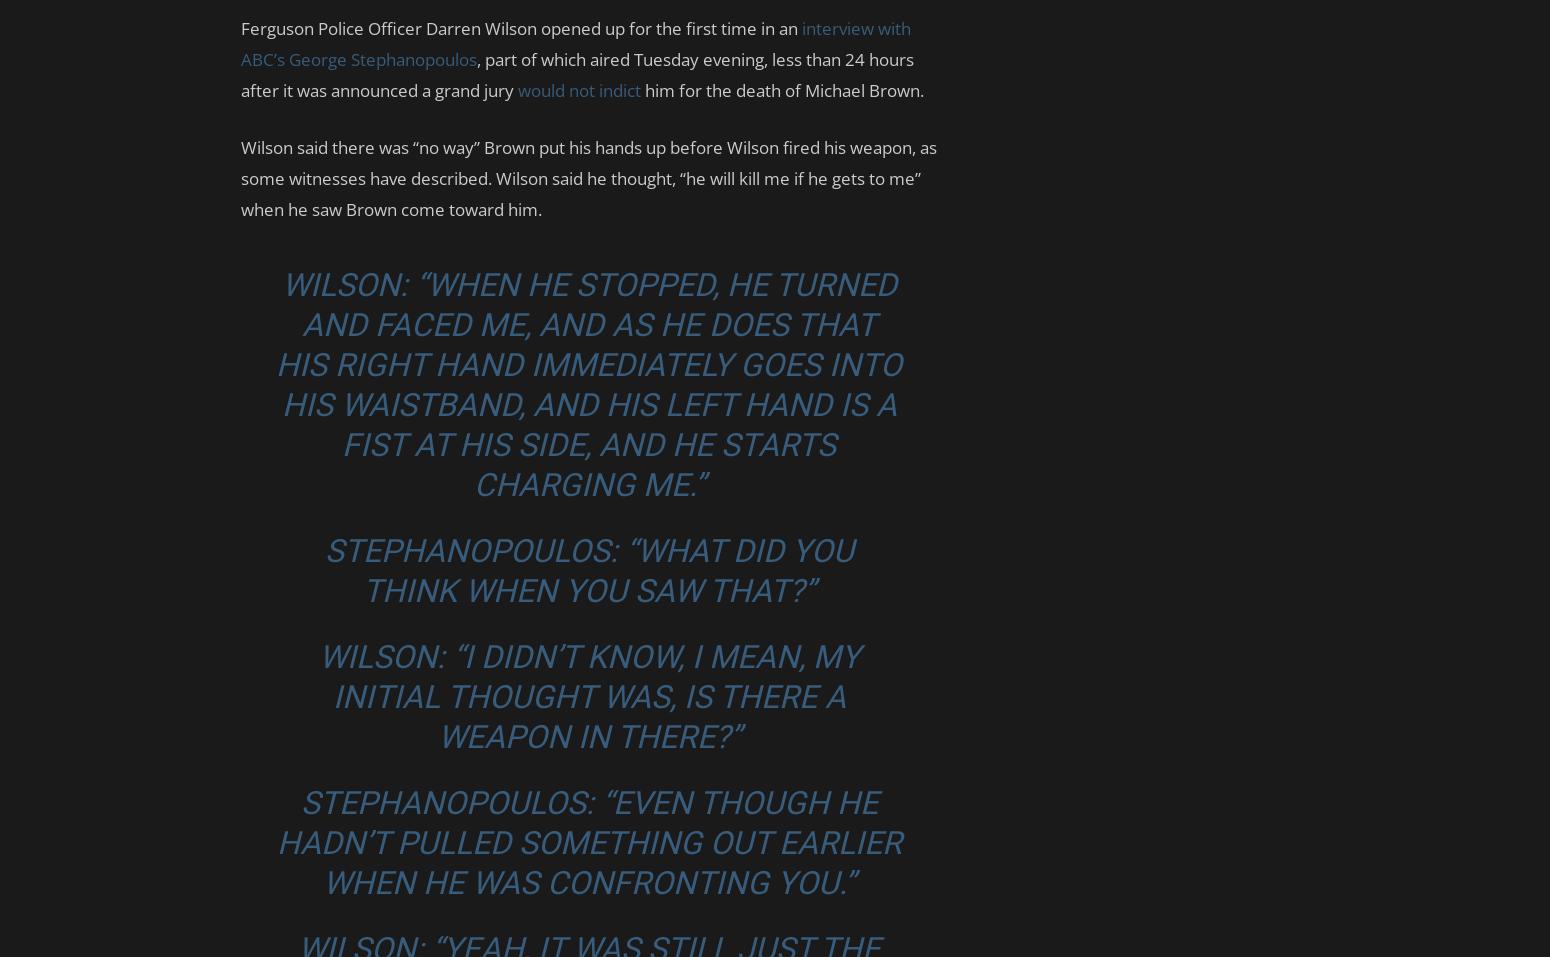  Describe the element at coordinates (589, 384) in the screenshot. I see `'Wilson: “When he stopped, he turned and faced me, and as he does that his right hand immediately goes into his waistband, and his left hand is a fist at his side, and he starts charging me.”'` at that location.